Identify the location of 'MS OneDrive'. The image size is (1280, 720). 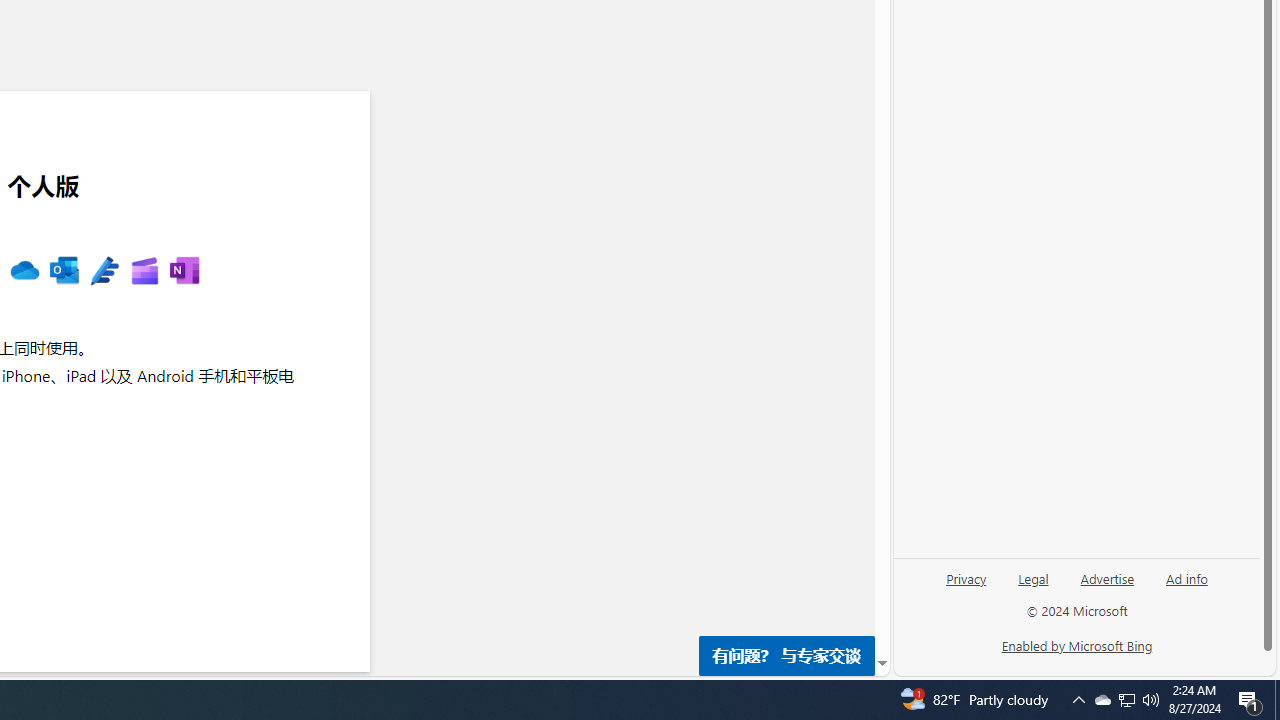
(24, 271).